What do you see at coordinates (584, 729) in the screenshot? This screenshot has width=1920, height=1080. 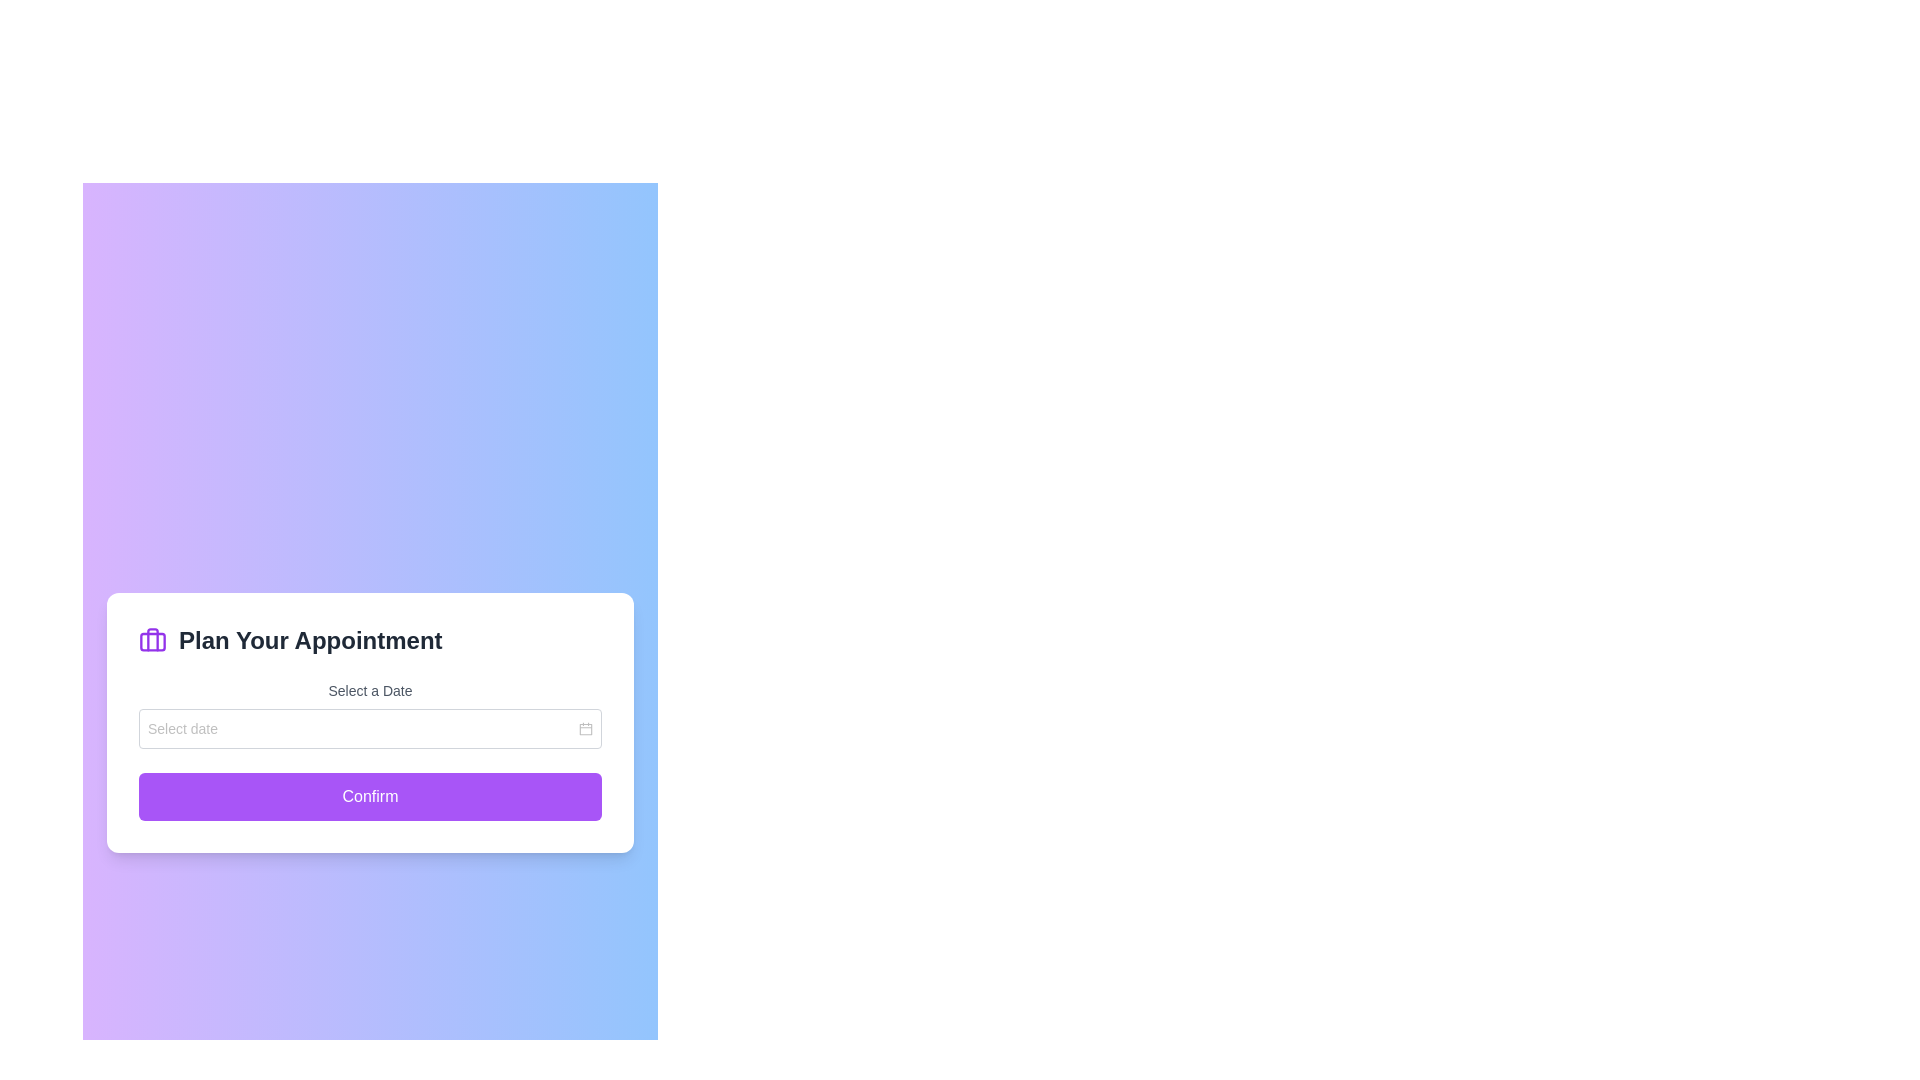 I see `the calendar icon located at the far right side of the 'Plan Your Appointment' form` at bounding box center [584, 729].